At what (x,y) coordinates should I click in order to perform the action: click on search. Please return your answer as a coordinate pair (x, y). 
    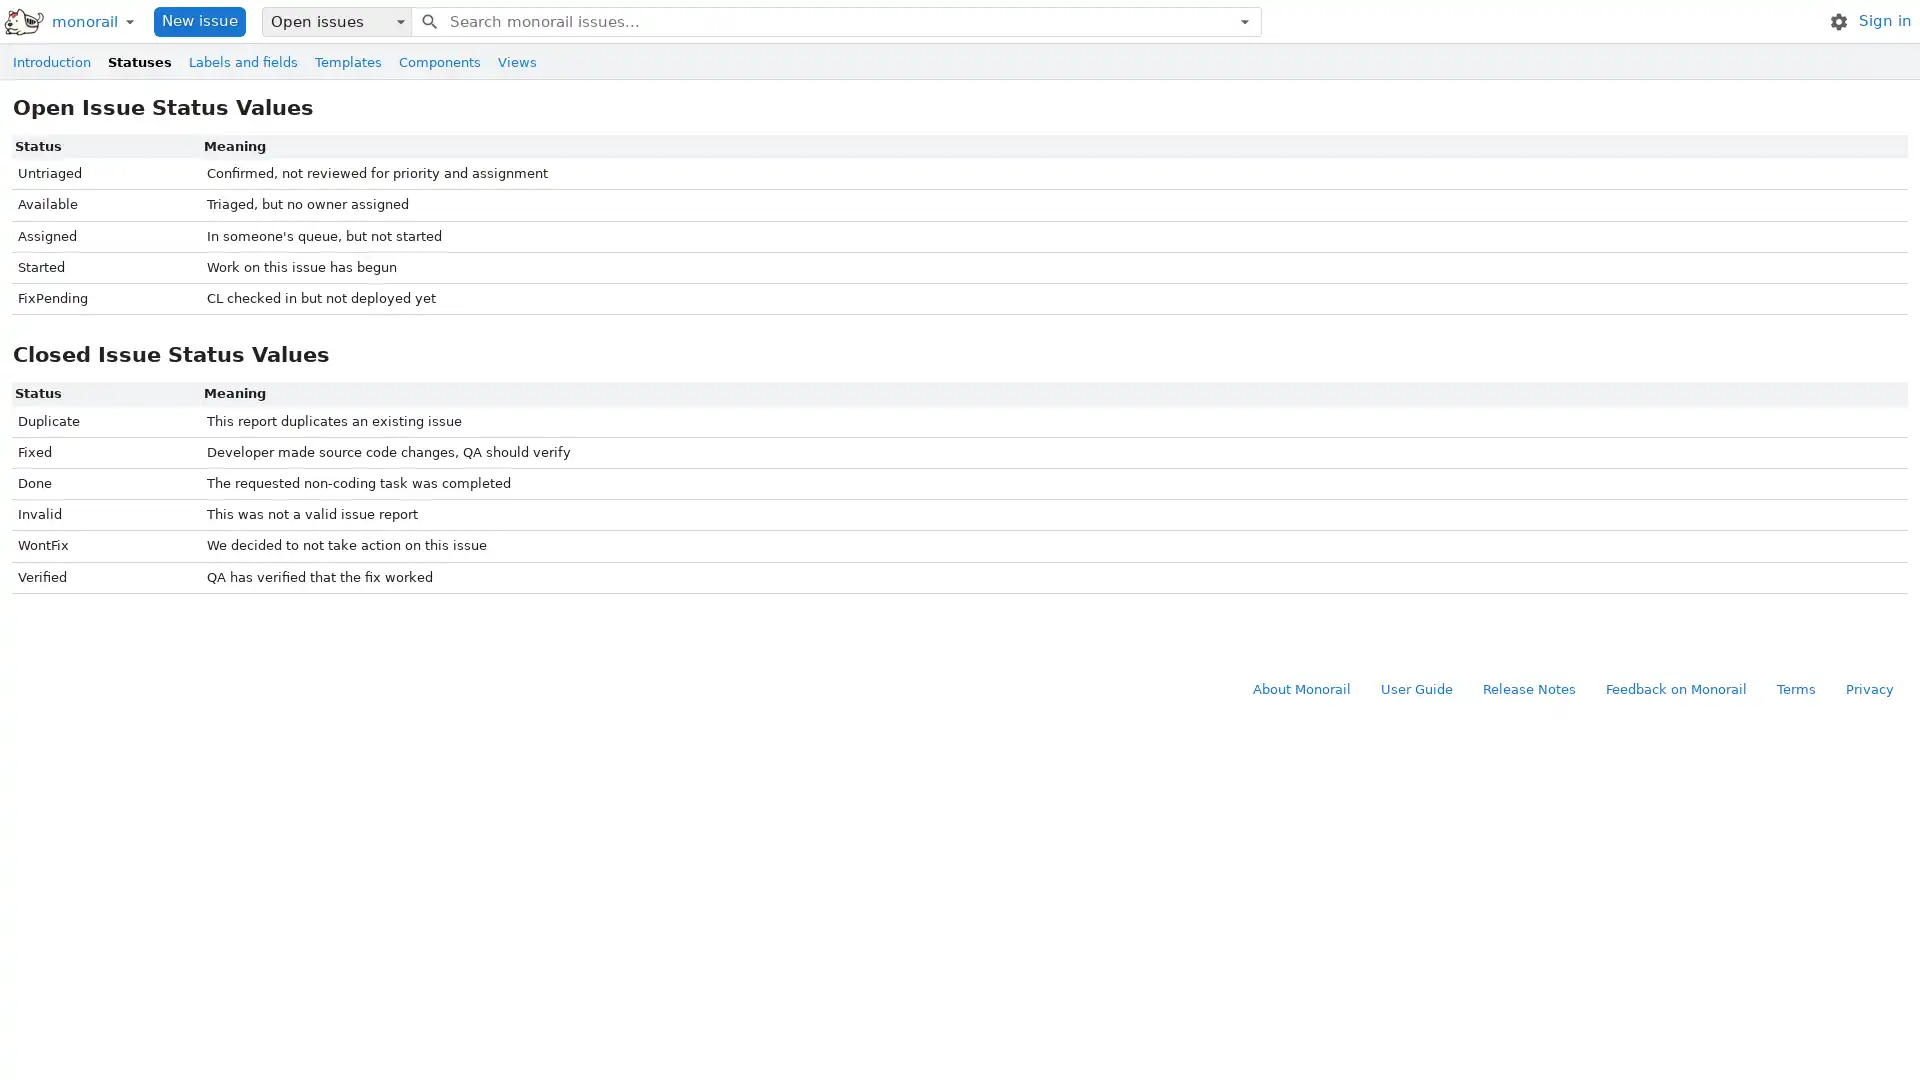
    Looking at the image, I should click on (427, 20).